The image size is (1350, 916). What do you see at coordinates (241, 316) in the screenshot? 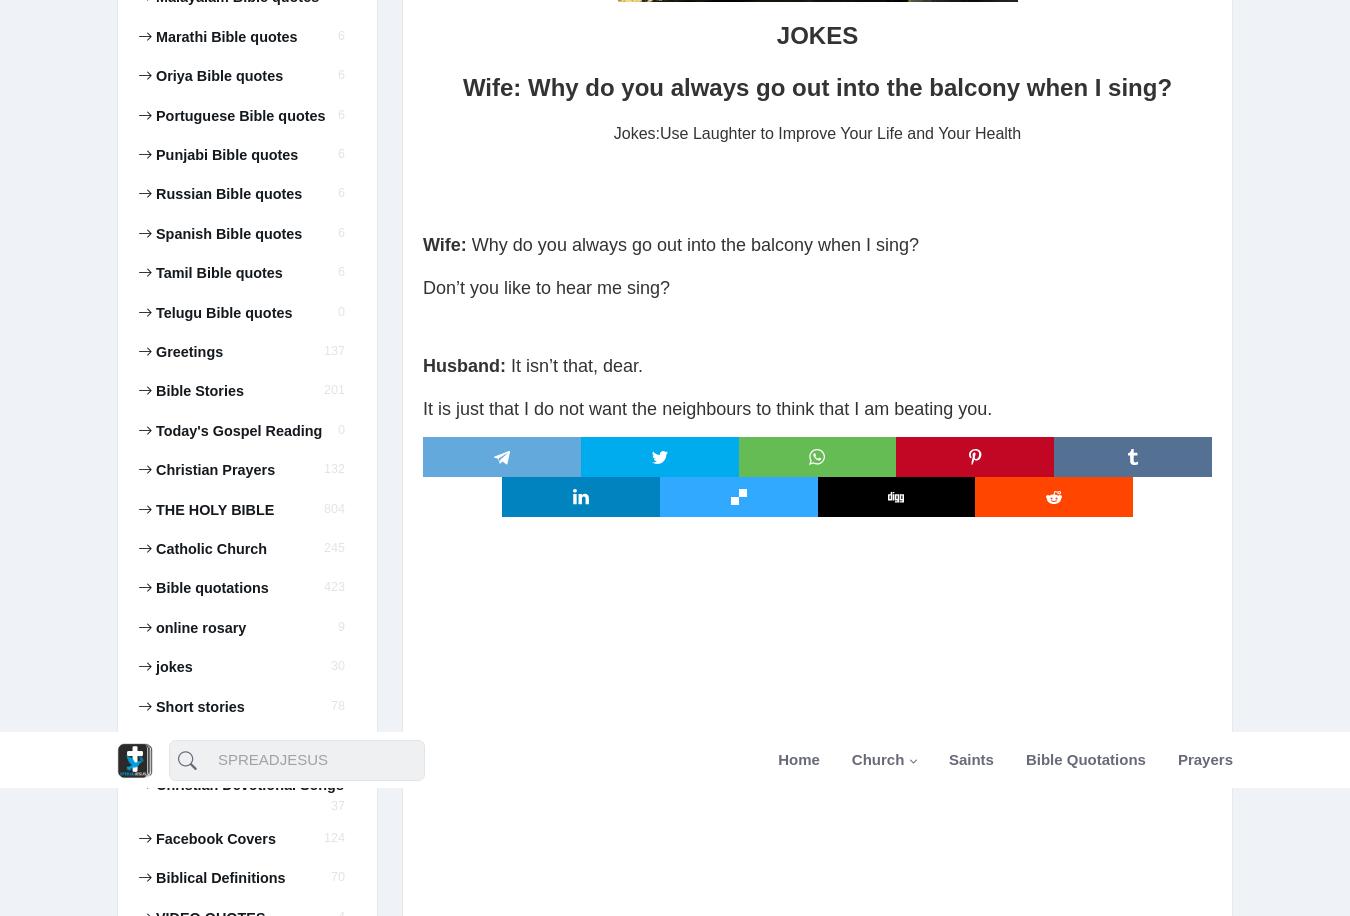
I see `'Hindi Bible Quotes 1 Timothy 2:5'` at bounding box center [241, 316].